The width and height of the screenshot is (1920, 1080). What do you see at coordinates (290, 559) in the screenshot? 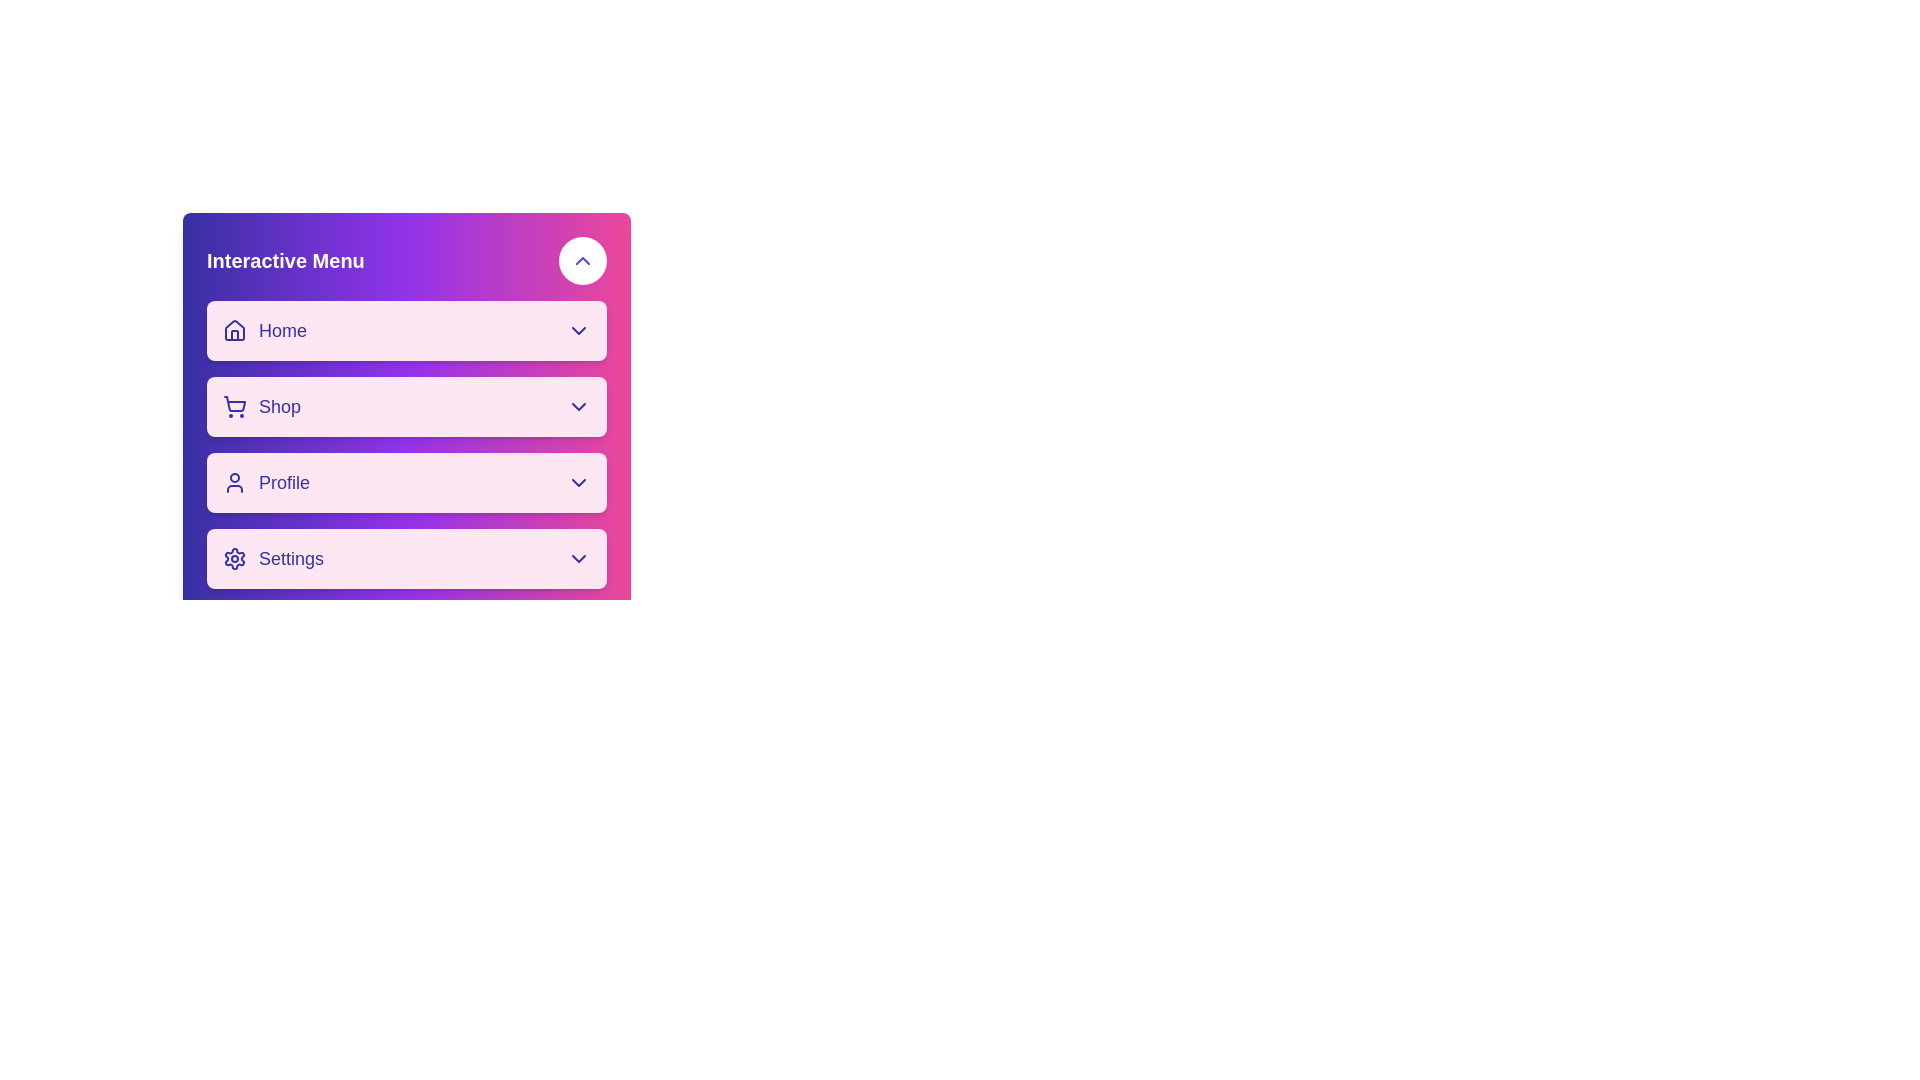
I see `the 'Settings' text label, which is displayed in blue and located in the bottom section of the vertical menu` at bounding box center [290, 559].